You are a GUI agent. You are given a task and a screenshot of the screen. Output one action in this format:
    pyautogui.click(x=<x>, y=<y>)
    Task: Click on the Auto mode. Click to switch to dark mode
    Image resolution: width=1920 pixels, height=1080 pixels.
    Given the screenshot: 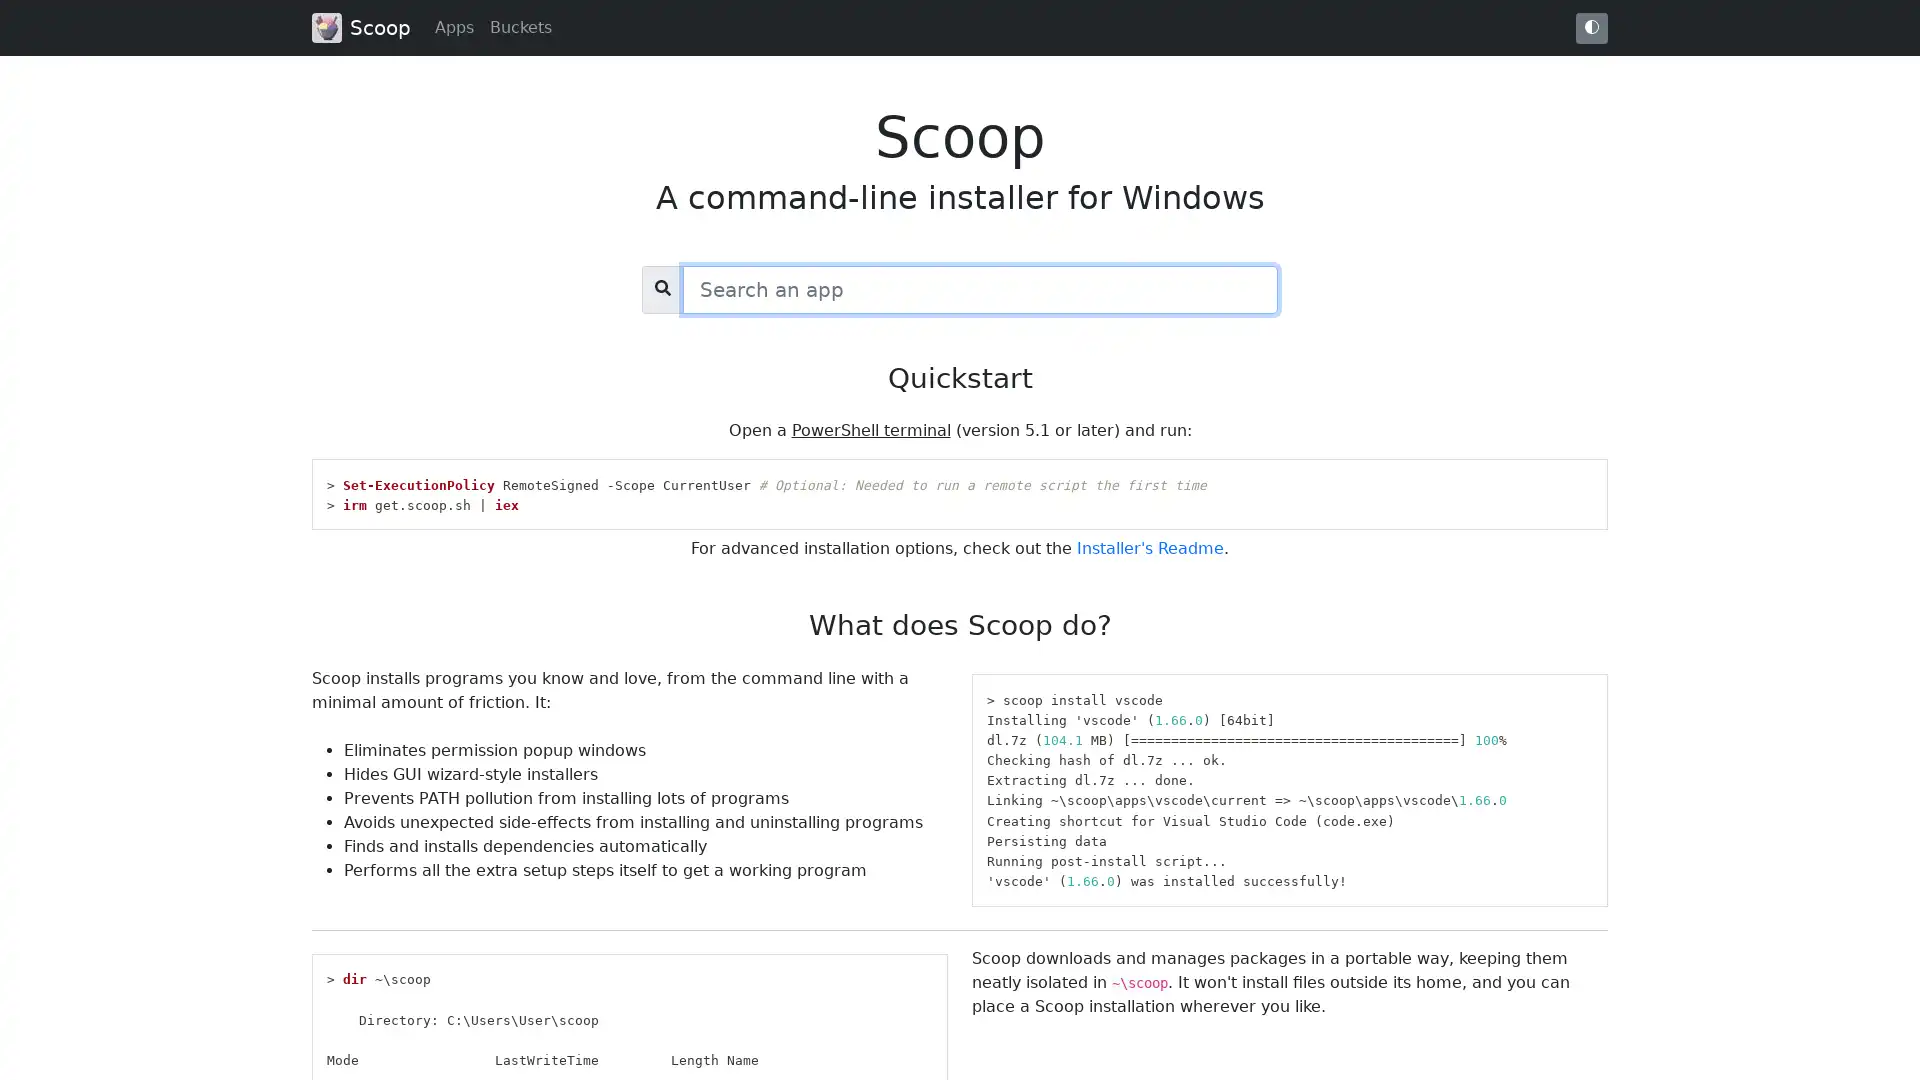 What is the action you would take?
    pyautogui.click(x=1591, y=27)
    